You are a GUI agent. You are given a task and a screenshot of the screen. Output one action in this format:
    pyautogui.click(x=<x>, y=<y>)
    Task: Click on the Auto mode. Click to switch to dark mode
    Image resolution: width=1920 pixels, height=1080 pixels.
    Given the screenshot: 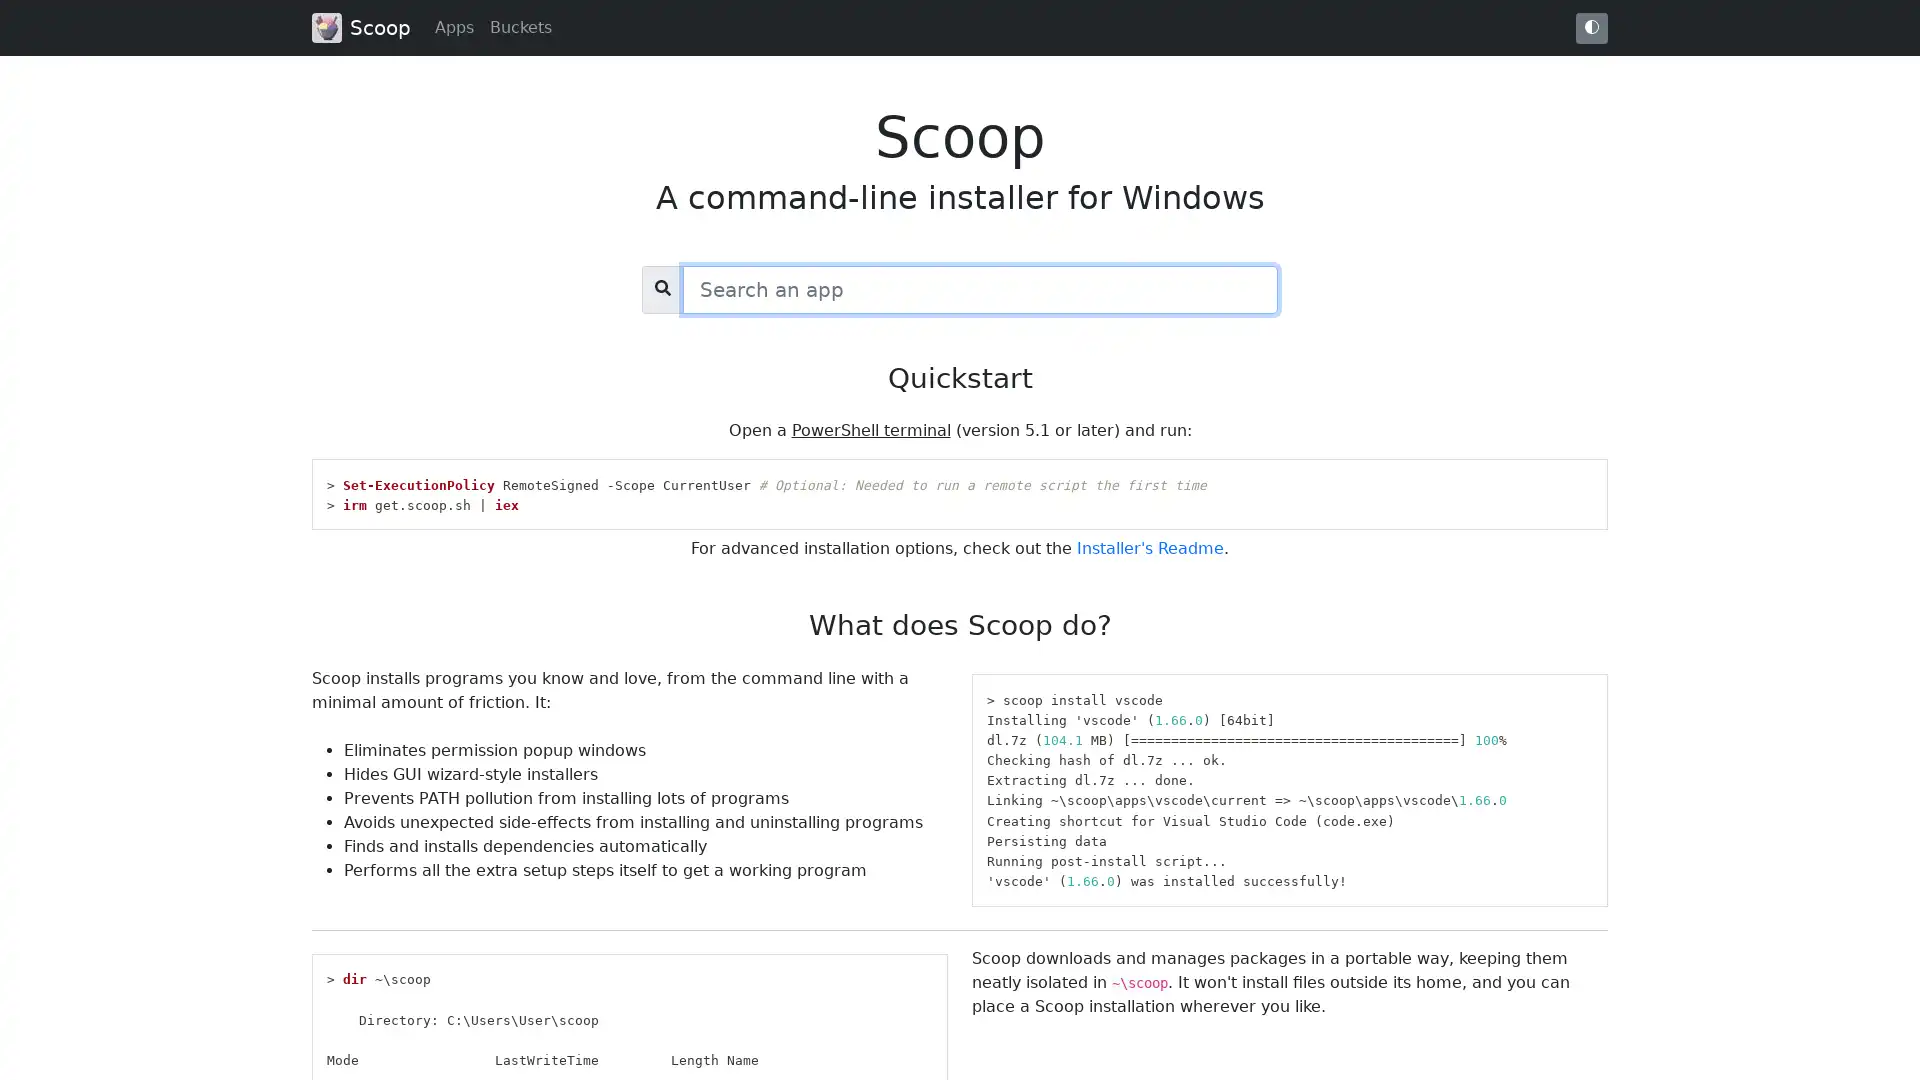 What is the action you would take?
    pyautogui.click(x=1591, y=27)
    